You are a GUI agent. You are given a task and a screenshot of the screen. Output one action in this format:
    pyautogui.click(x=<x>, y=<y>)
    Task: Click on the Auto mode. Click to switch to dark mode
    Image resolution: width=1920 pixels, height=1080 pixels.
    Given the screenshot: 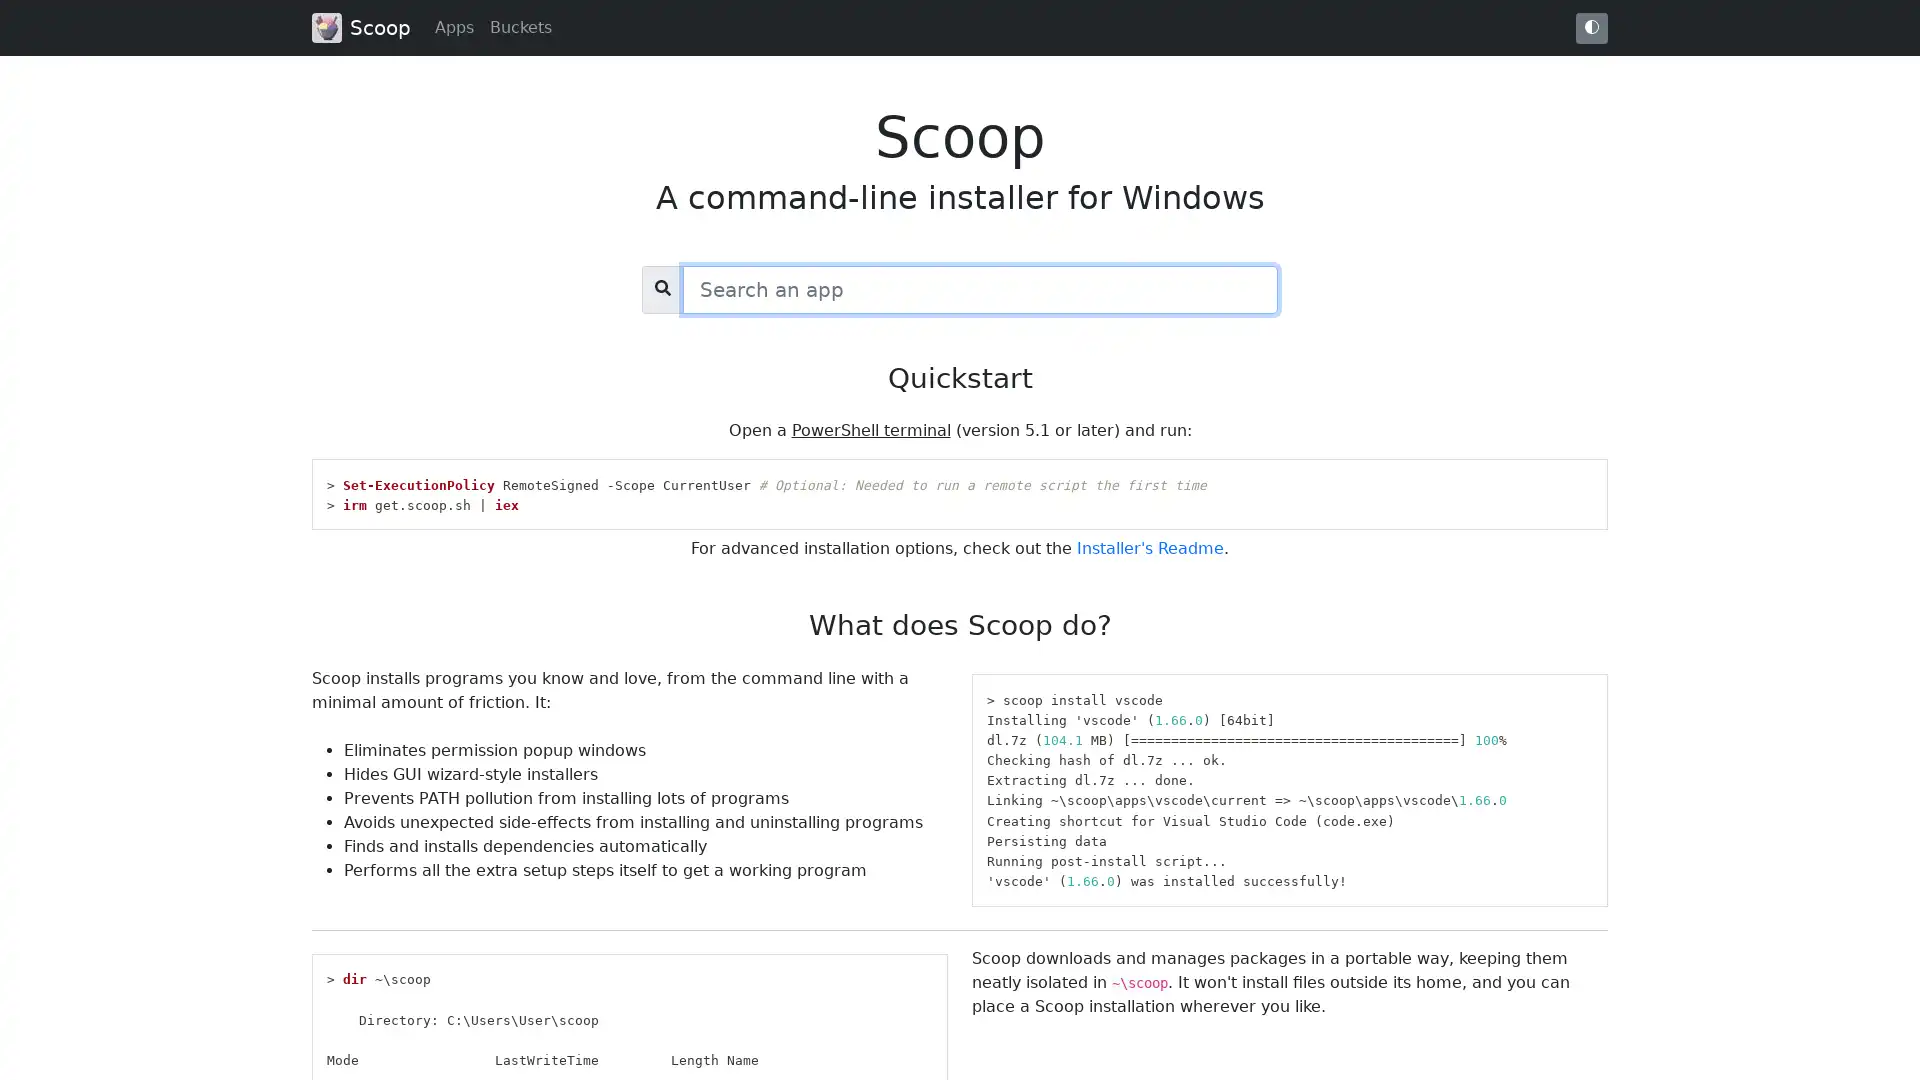 What is the action you would take?
    pyautogui.click(x=1591, y=27)
    